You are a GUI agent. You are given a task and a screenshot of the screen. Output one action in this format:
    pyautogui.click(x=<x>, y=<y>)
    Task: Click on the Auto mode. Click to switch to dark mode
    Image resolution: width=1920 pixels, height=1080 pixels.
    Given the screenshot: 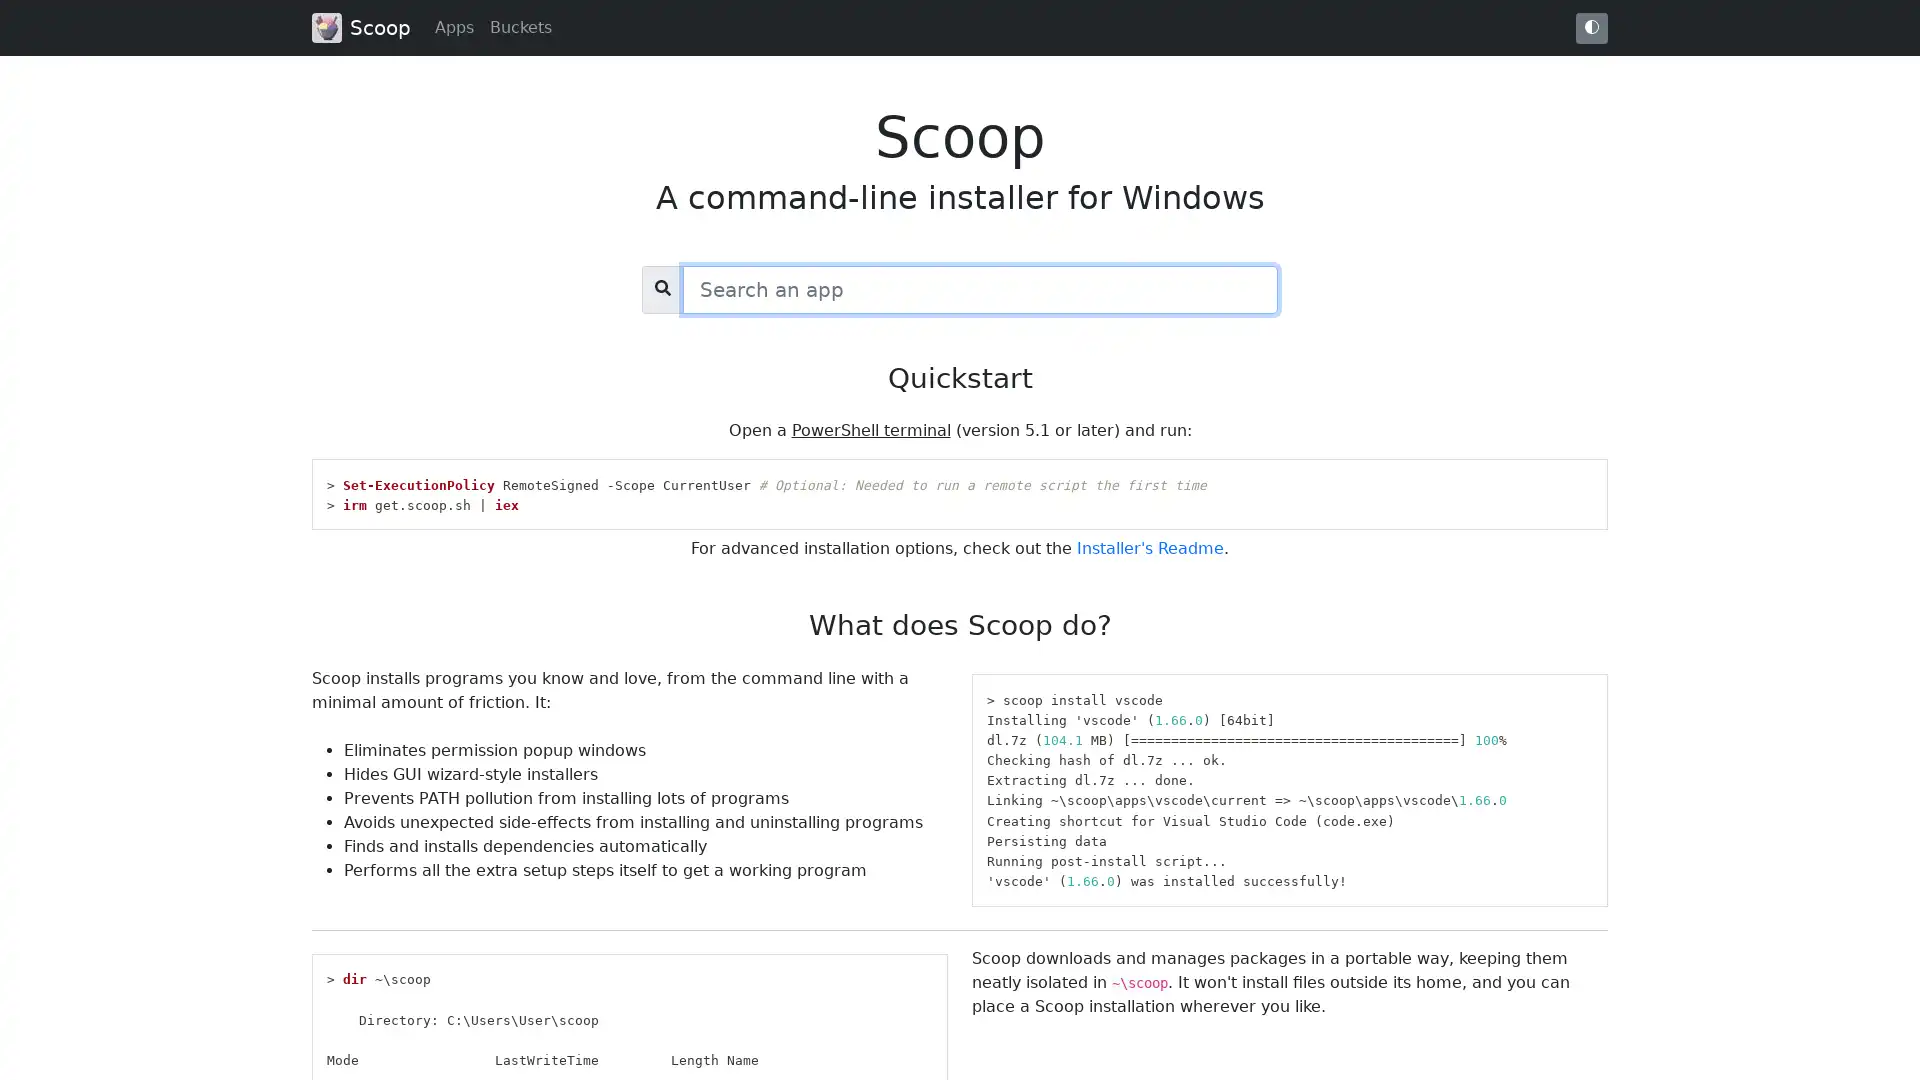 What is the action you would take?
    pyautogui.click(x=1591, y=27)
    